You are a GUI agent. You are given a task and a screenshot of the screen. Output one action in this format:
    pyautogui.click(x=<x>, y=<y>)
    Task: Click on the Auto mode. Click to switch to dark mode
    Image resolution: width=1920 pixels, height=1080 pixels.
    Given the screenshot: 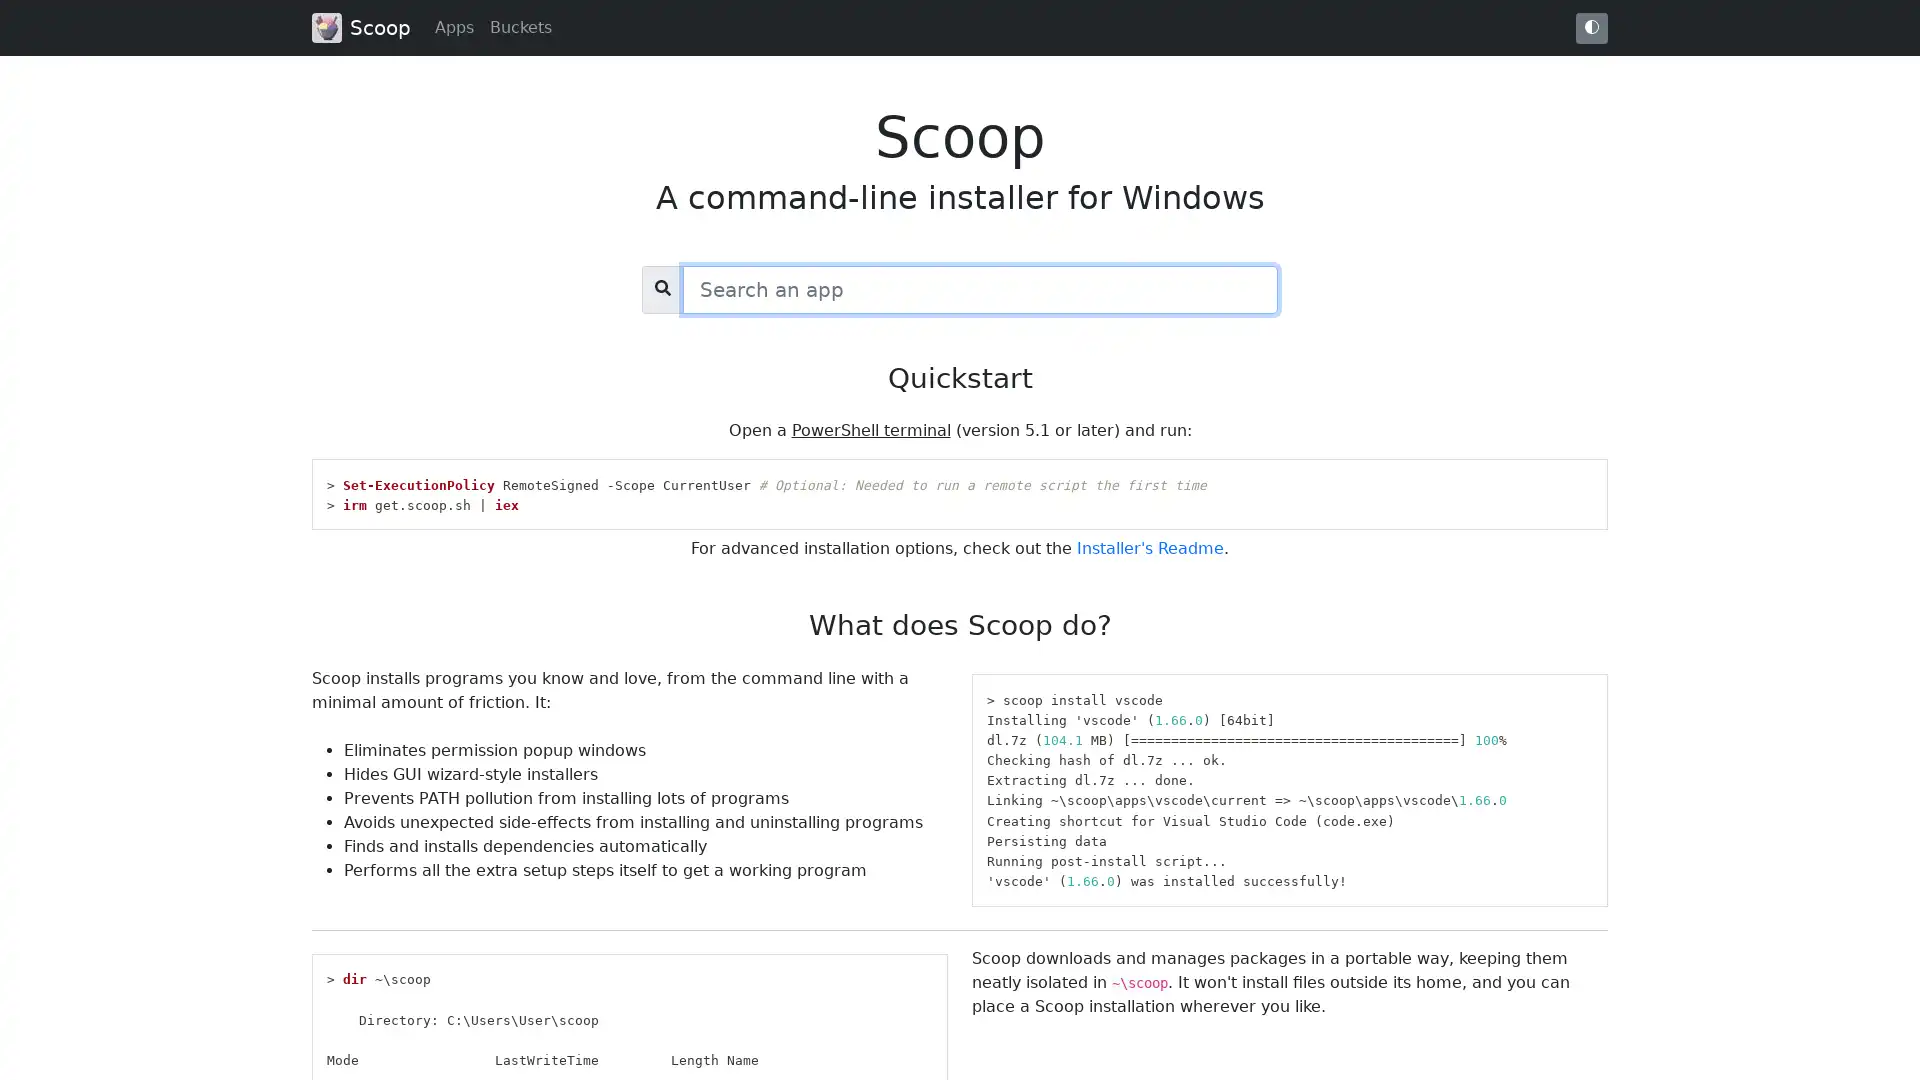 What is the action you would take?
    pyautogui.click(x=1591, y=27)
    